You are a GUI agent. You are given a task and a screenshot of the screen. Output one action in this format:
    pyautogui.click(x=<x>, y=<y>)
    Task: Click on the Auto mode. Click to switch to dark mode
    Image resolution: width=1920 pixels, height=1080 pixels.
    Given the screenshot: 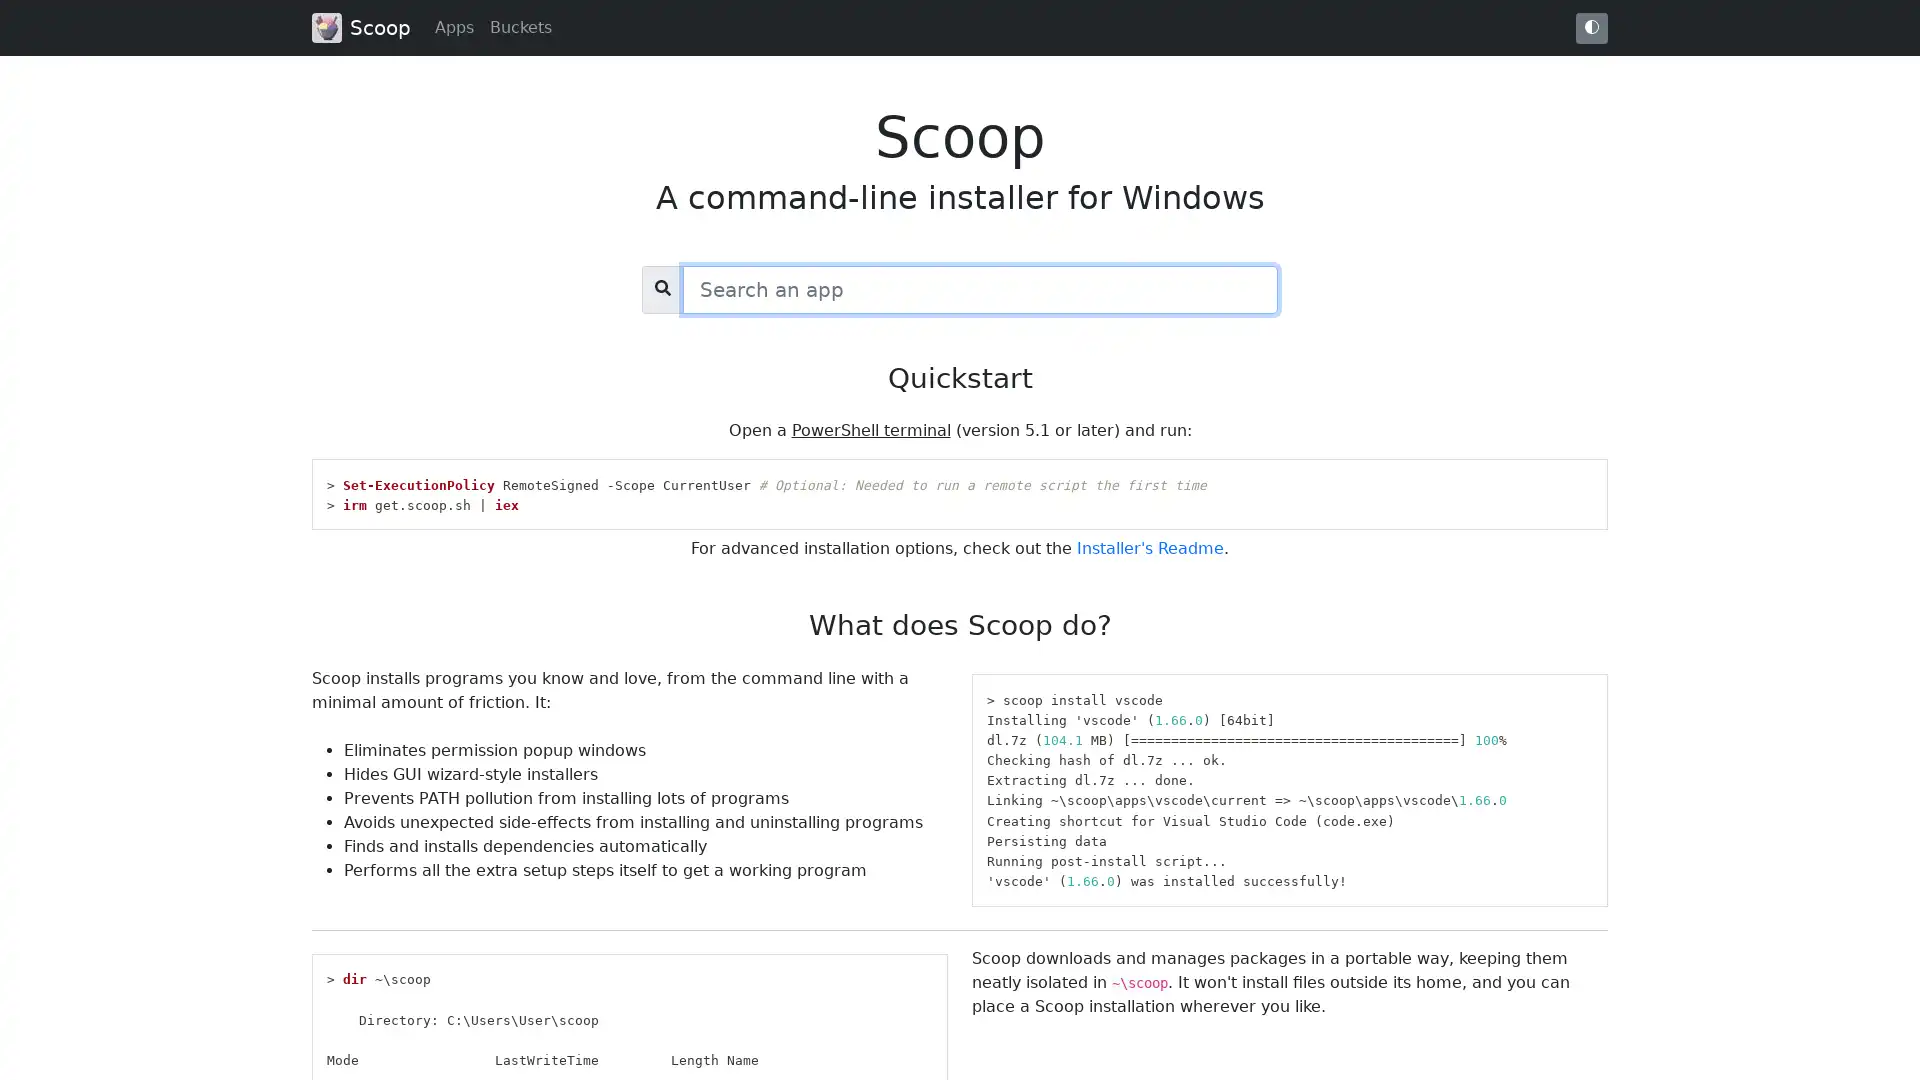 What is the action you would take?
    pyautogui.click(x=1591, y=27)
    